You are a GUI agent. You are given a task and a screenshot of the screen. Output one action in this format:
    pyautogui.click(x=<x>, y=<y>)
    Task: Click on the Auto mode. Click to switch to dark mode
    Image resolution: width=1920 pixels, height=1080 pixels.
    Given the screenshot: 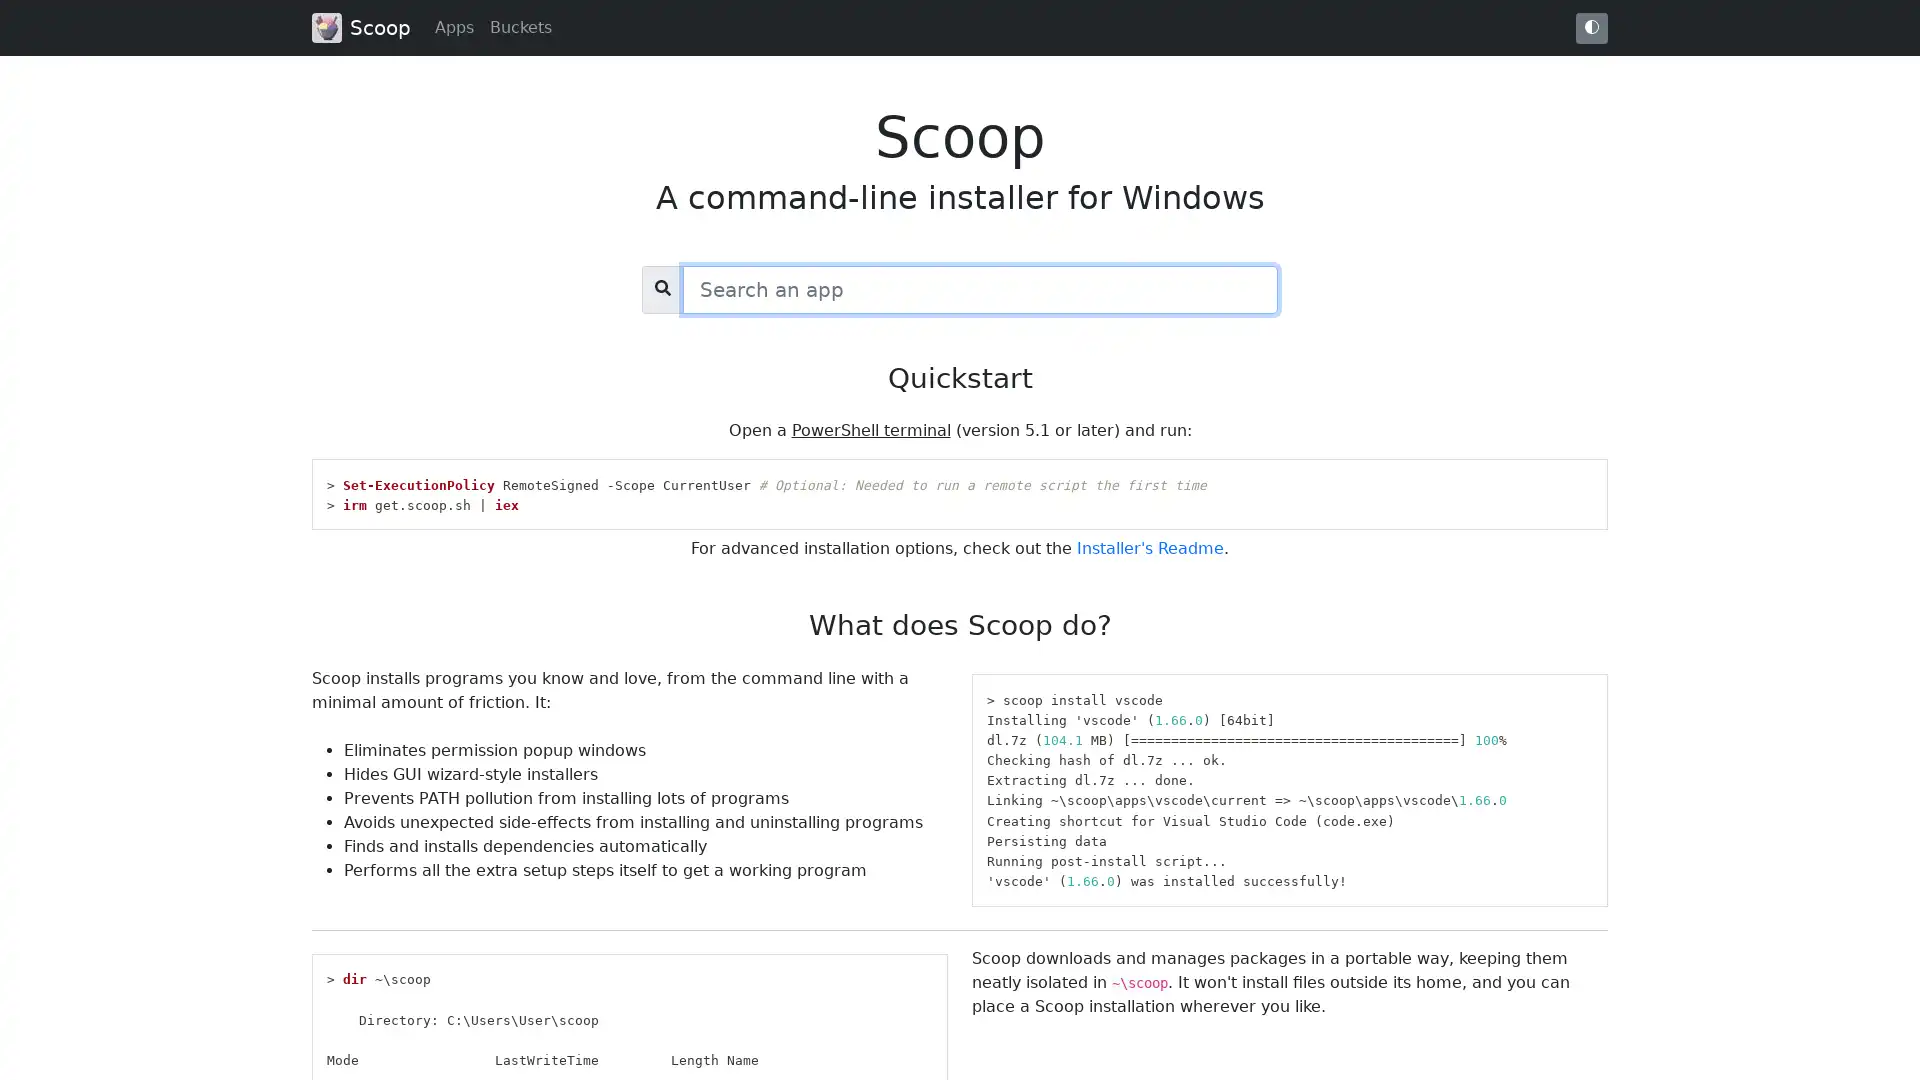 What is the action you would take?
    pyautogui.click(x=1591, y=27)
    